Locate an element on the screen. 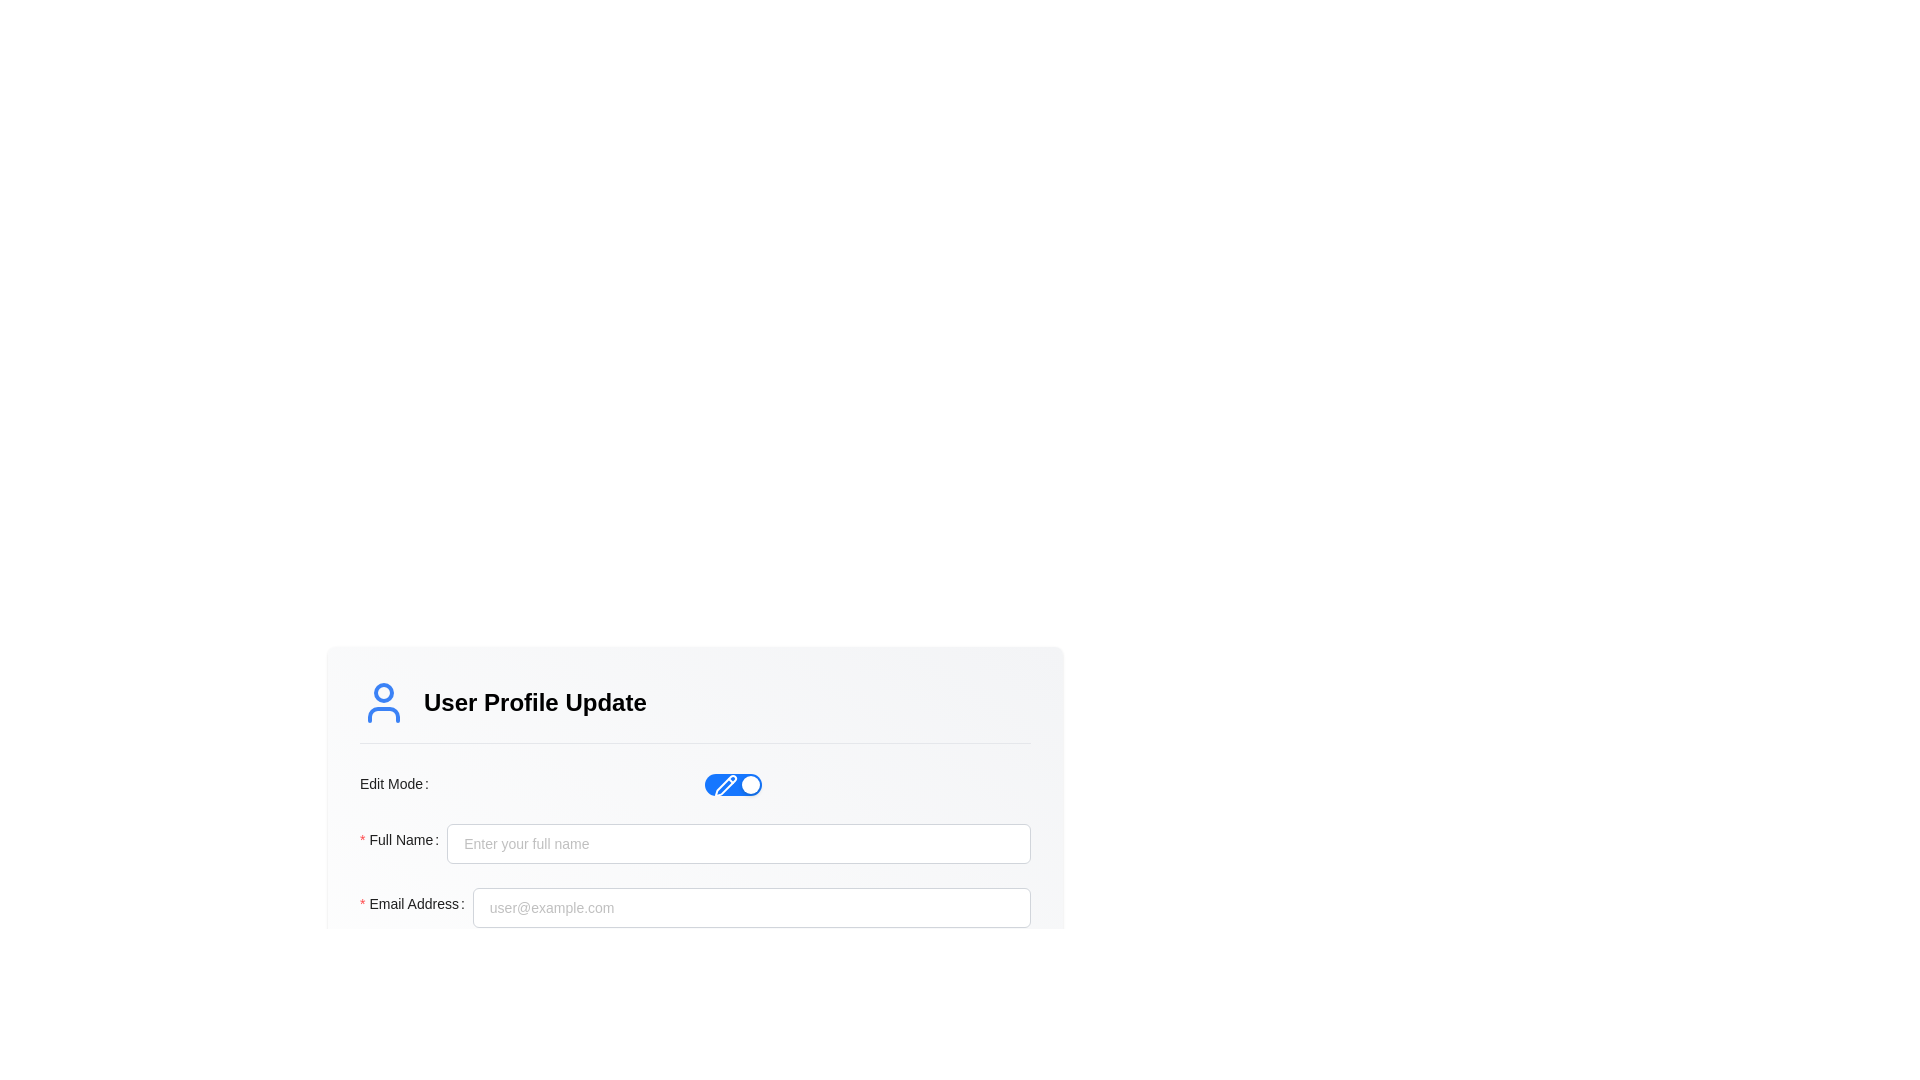 The height and width of the screenshot is (1080, 1920). the form input field for full name to focus on it is located at coordinates (695, 844).